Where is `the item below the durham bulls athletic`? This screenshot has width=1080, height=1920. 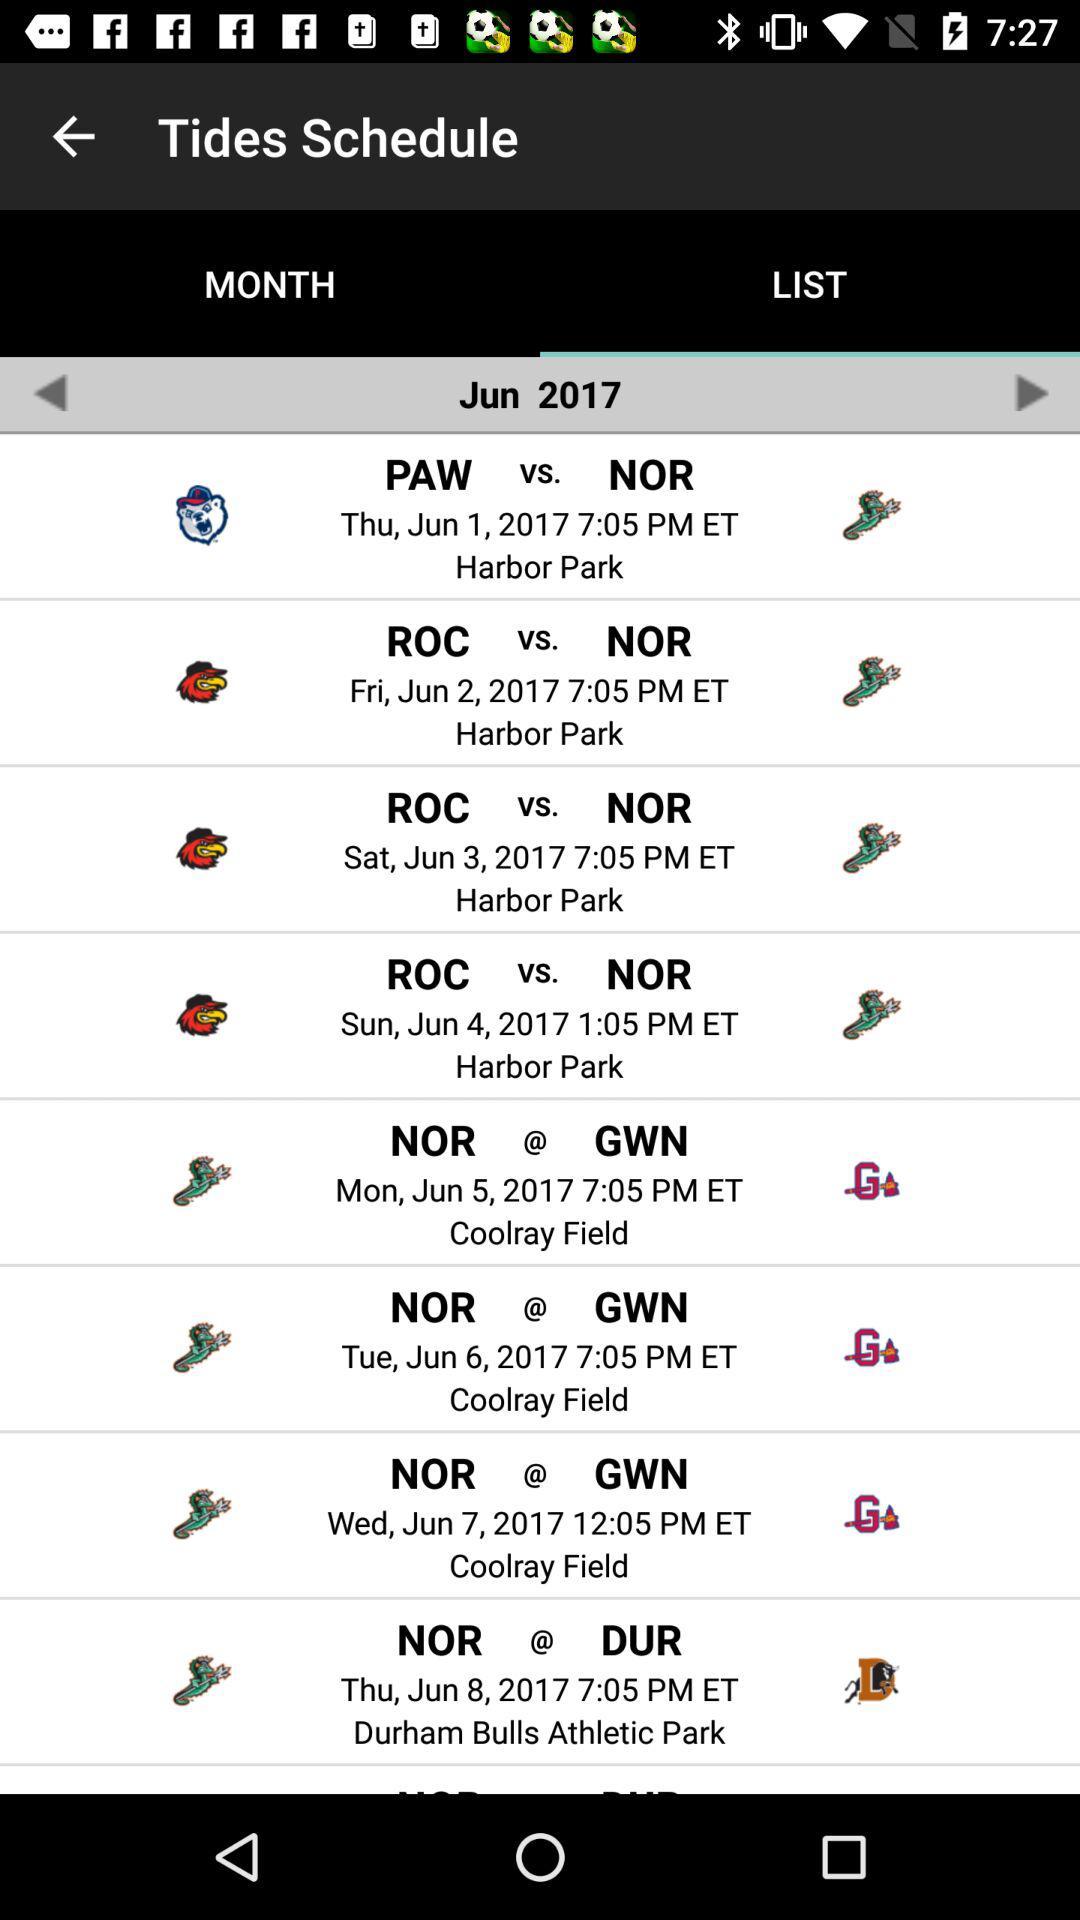 the item below the durham bulls athletic is located at coordinates (541, 1790).